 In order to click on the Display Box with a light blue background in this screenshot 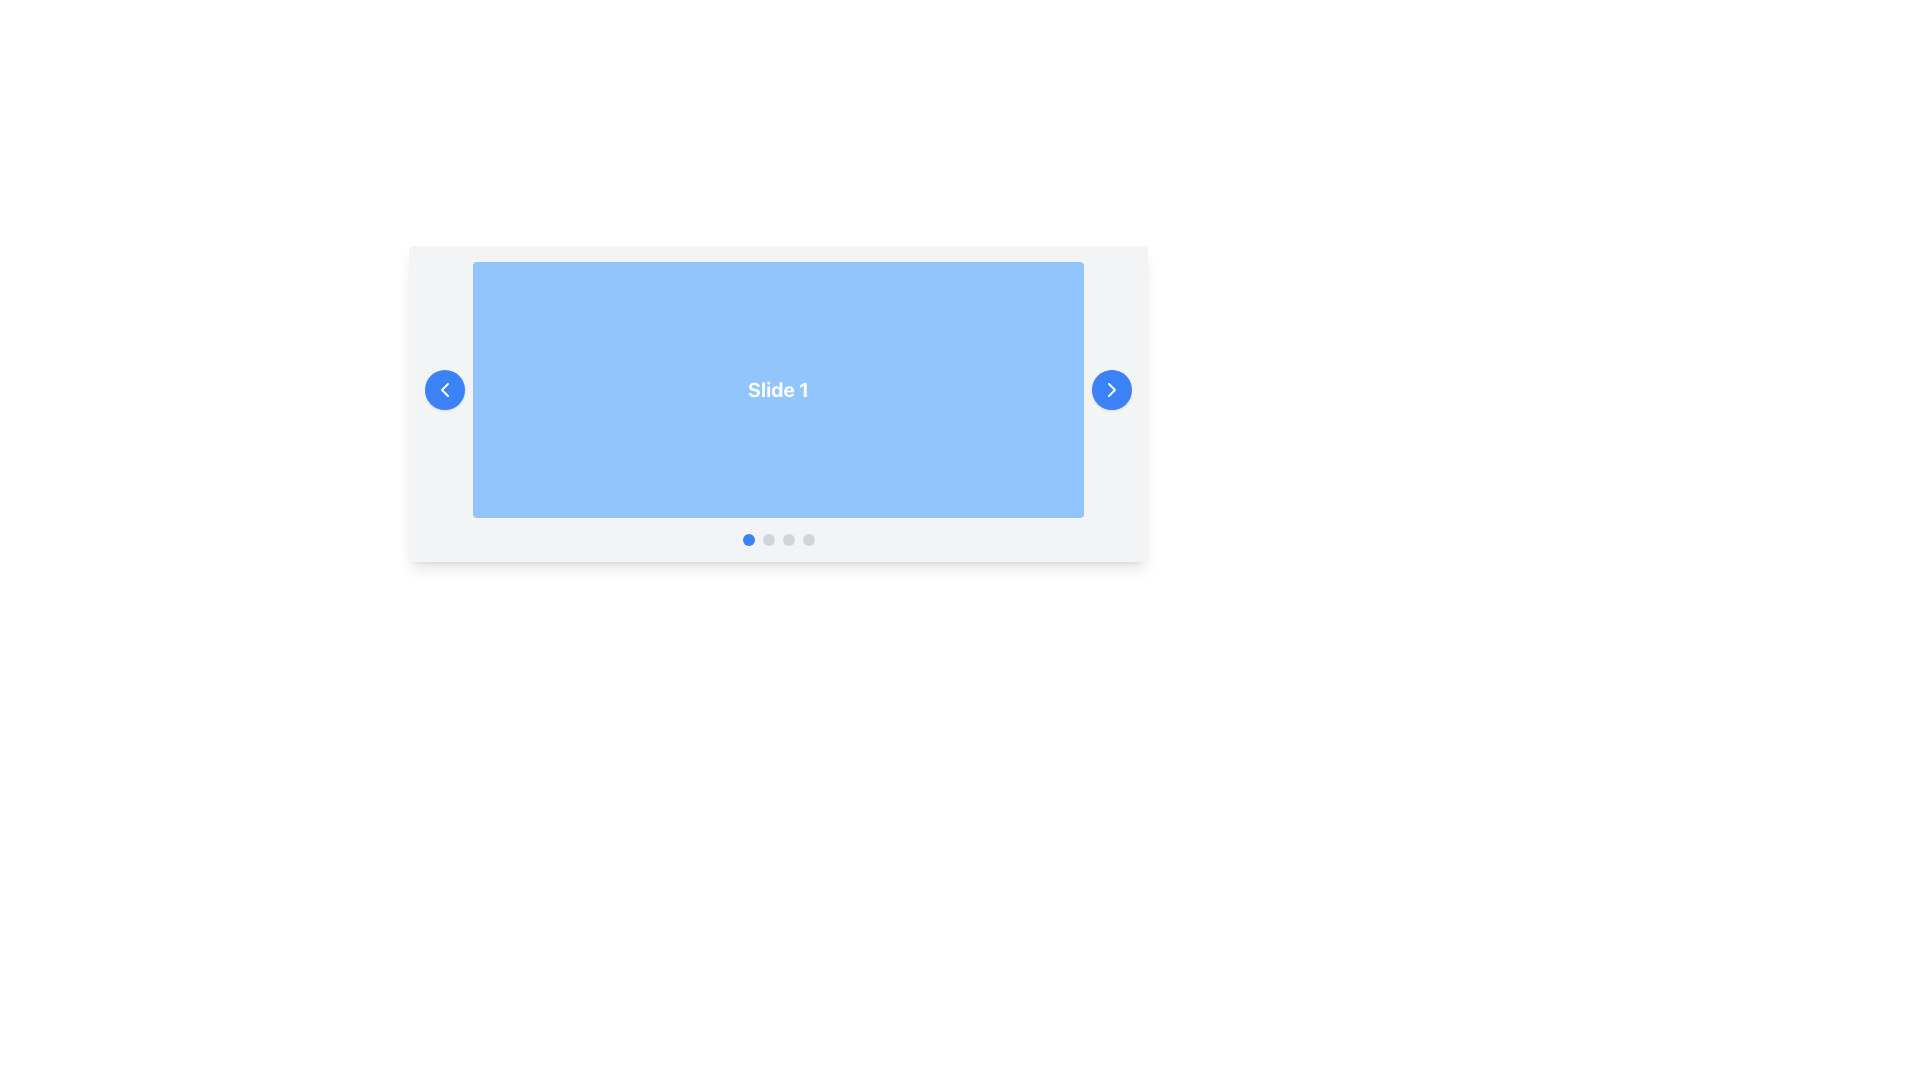, I will do `click(777, 389)`.